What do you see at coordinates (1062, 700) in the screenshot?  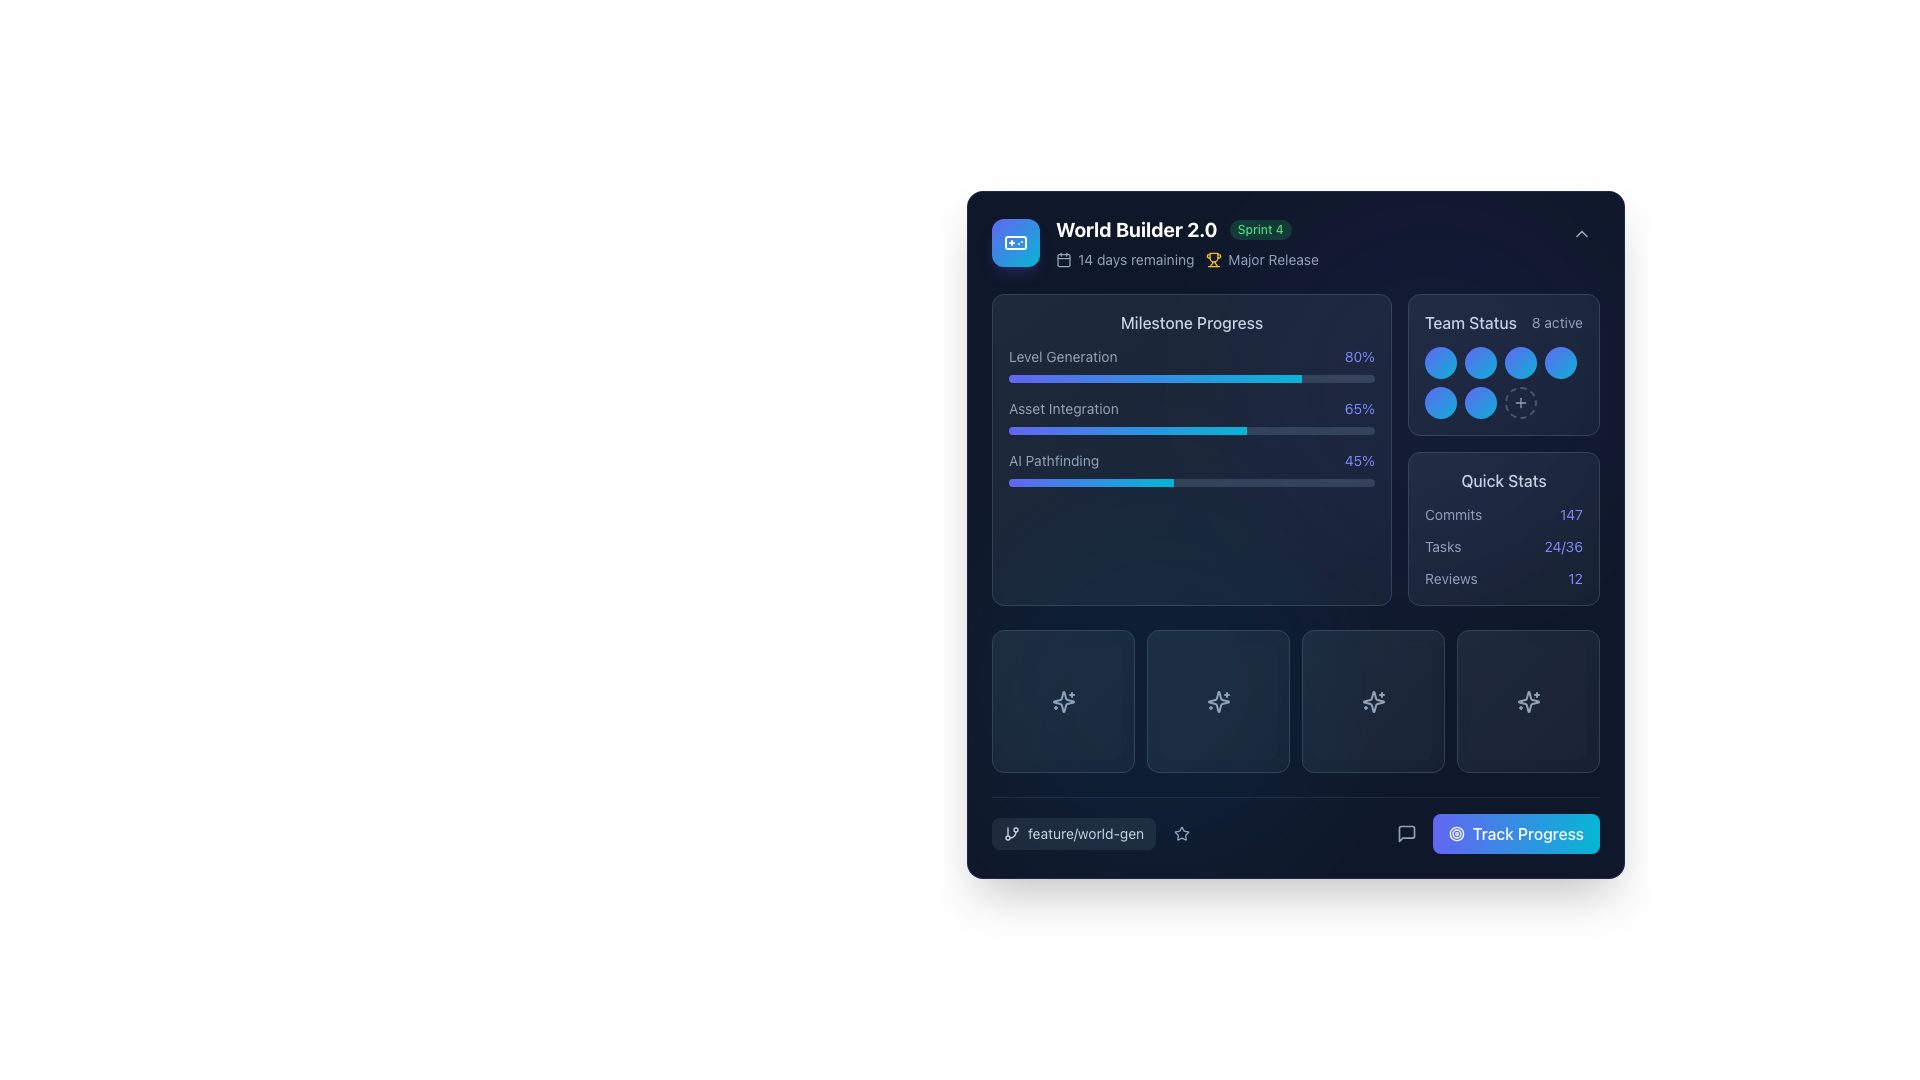 I see `the sparkle icon located centrally in the third pane from the left under the 'Milestone Progress' section` at bounding box center [1062, 700].